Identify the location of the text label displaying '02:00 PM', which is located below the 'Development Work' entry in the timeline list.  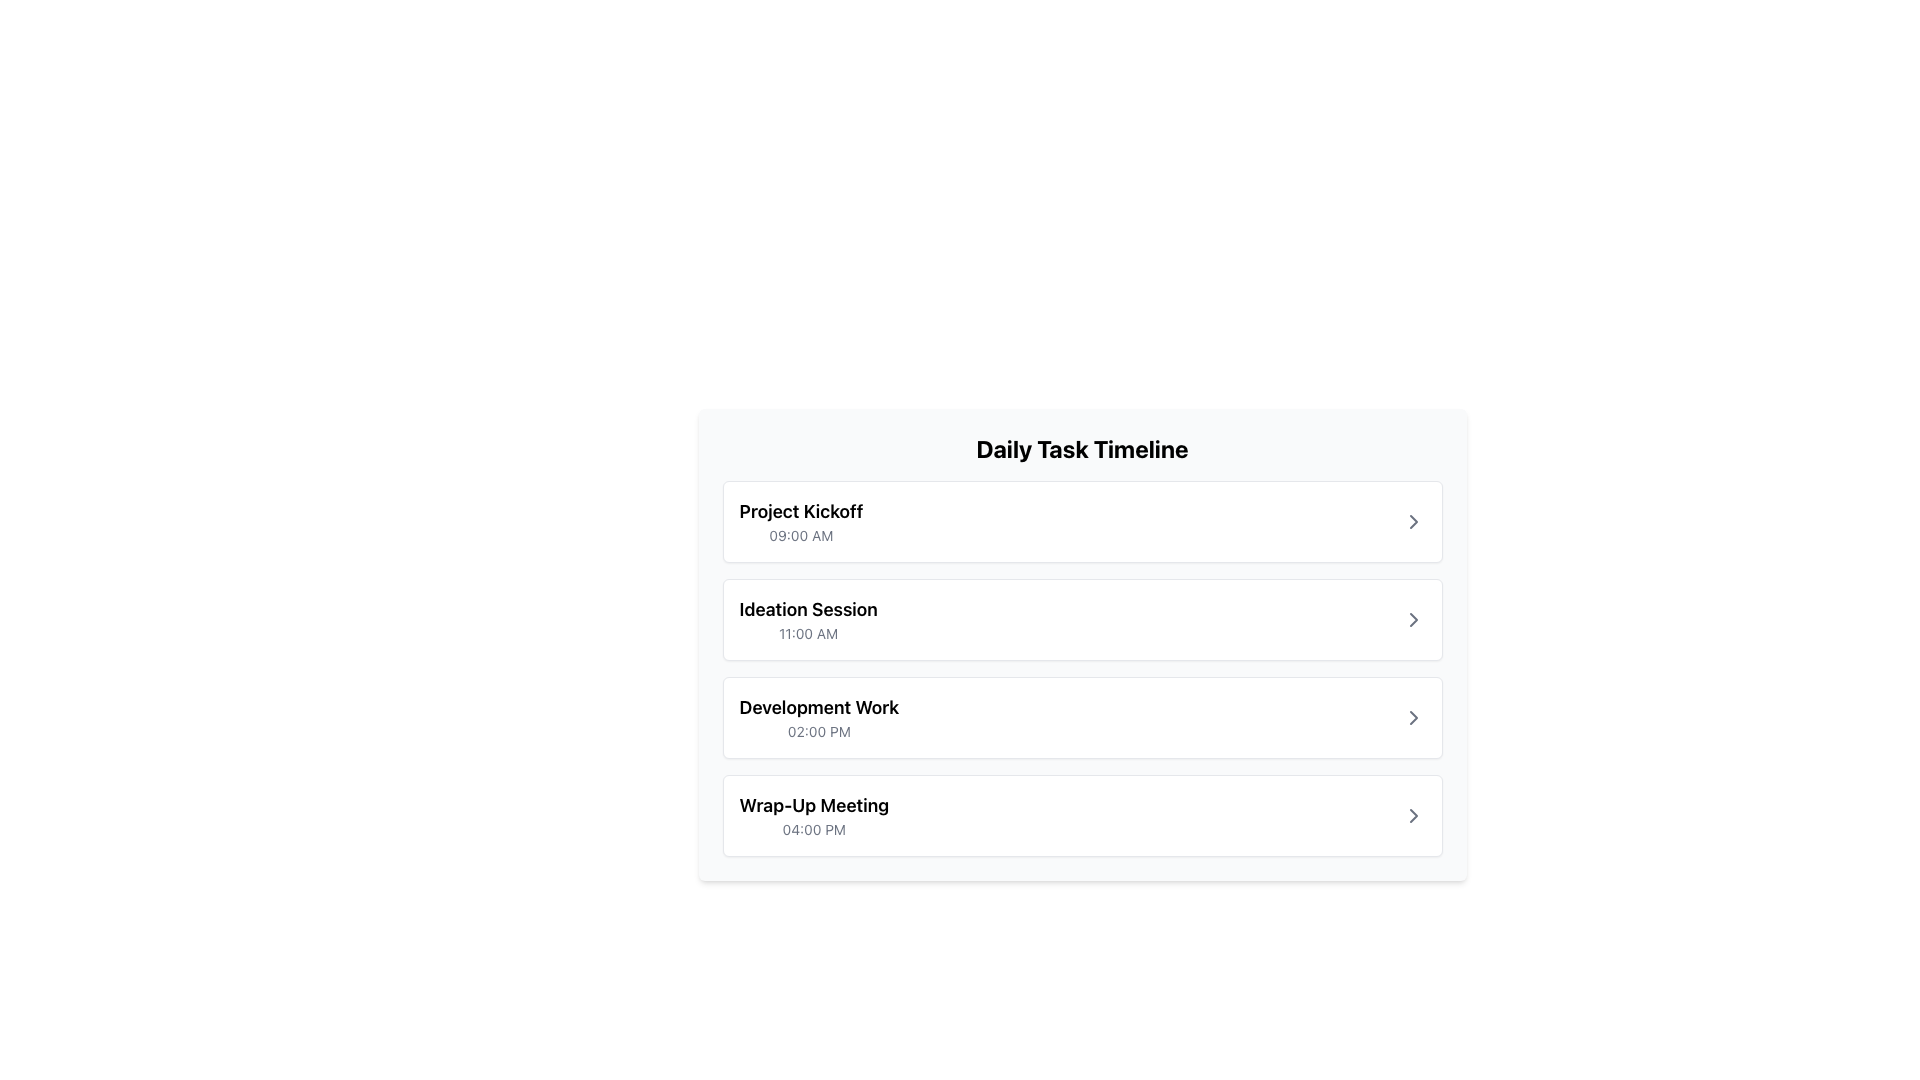
(819, 732).